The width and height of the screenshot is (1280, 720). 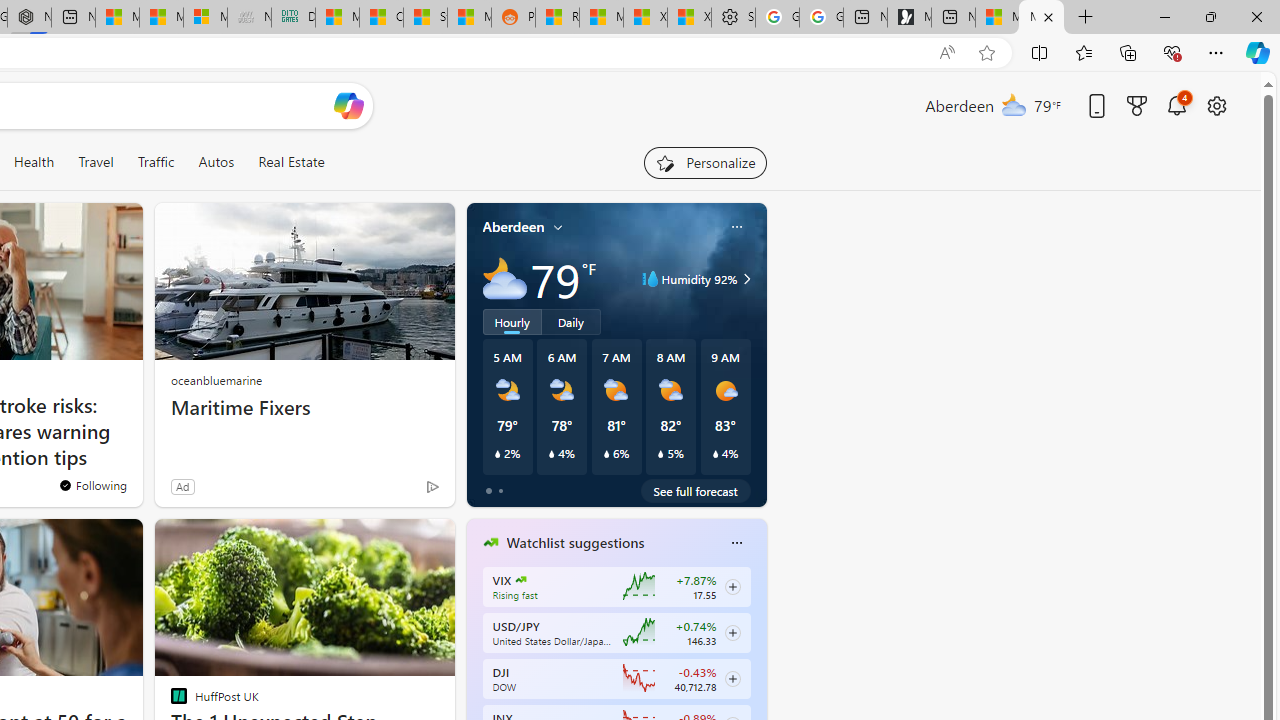 I want to click on 'tab-0', so click(x=488, y=491).